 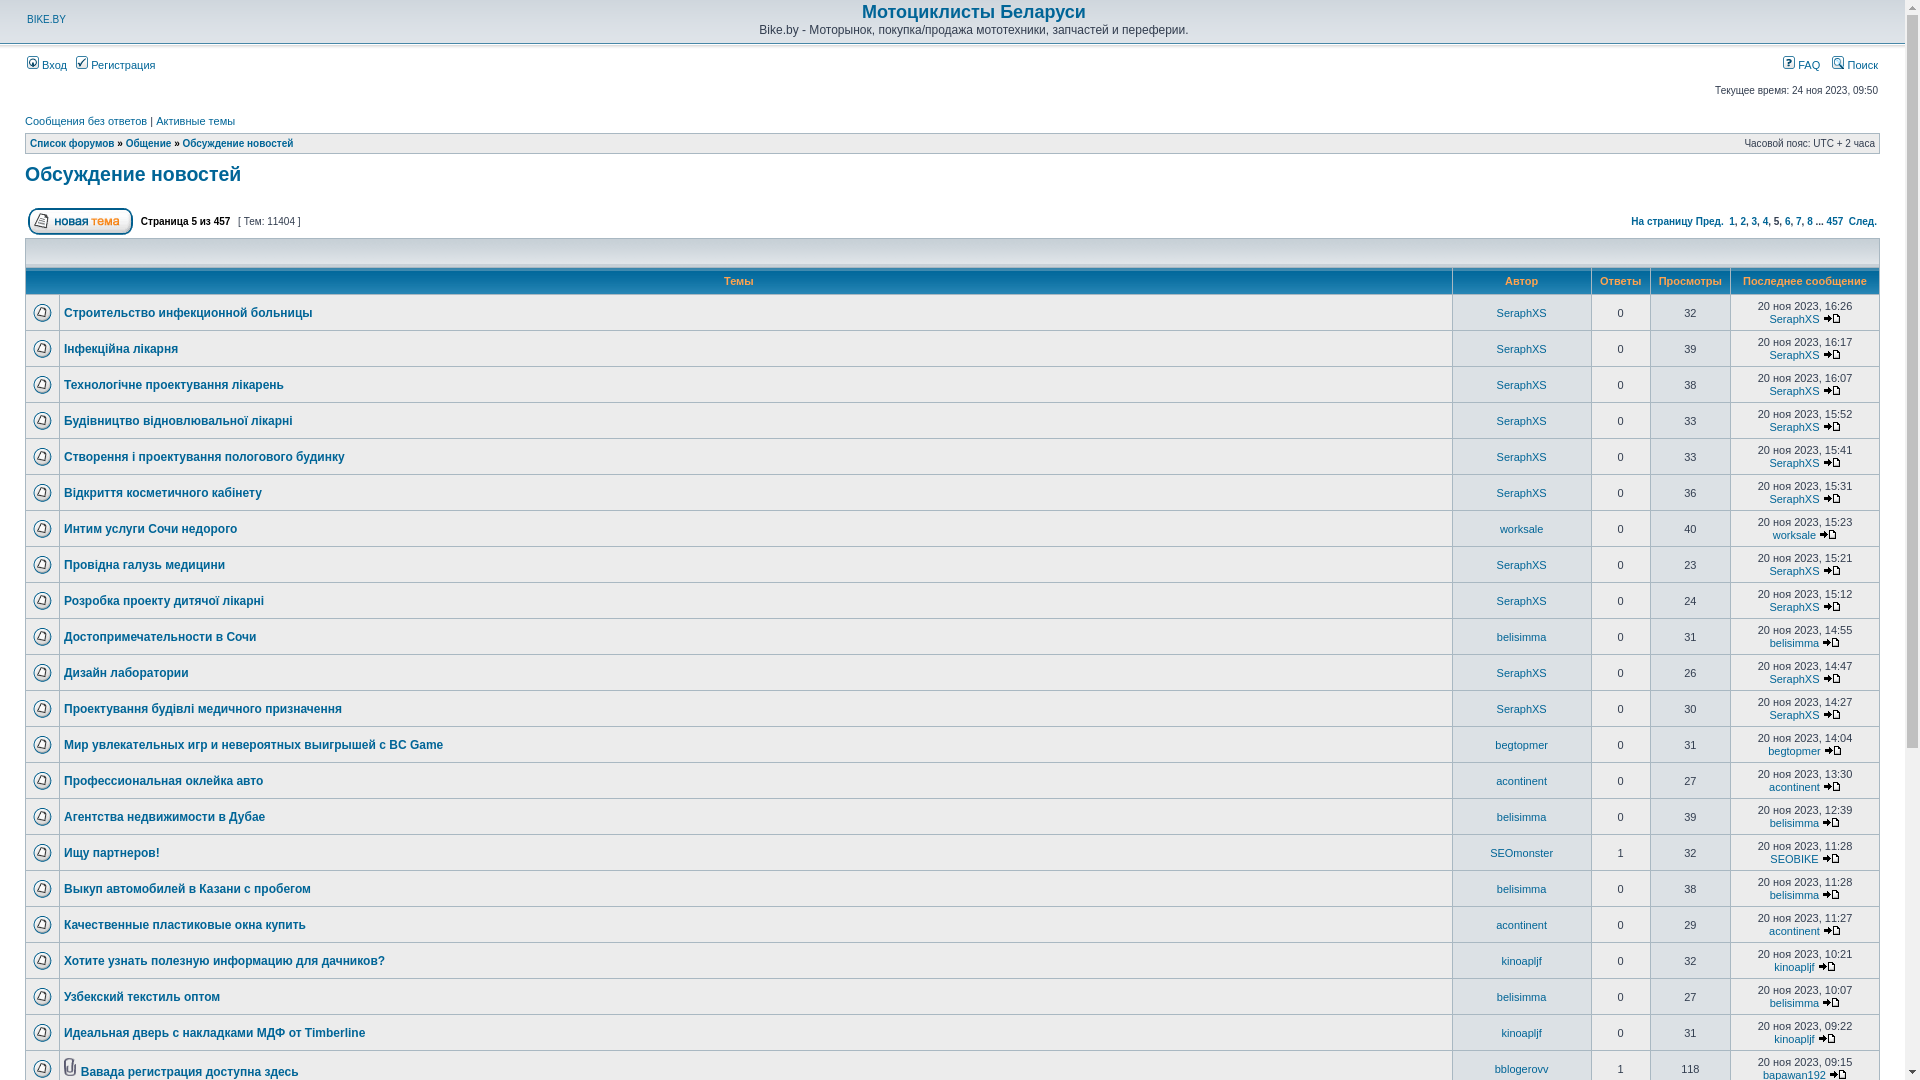 I want to click on '2', so click(x=1741, y=221).